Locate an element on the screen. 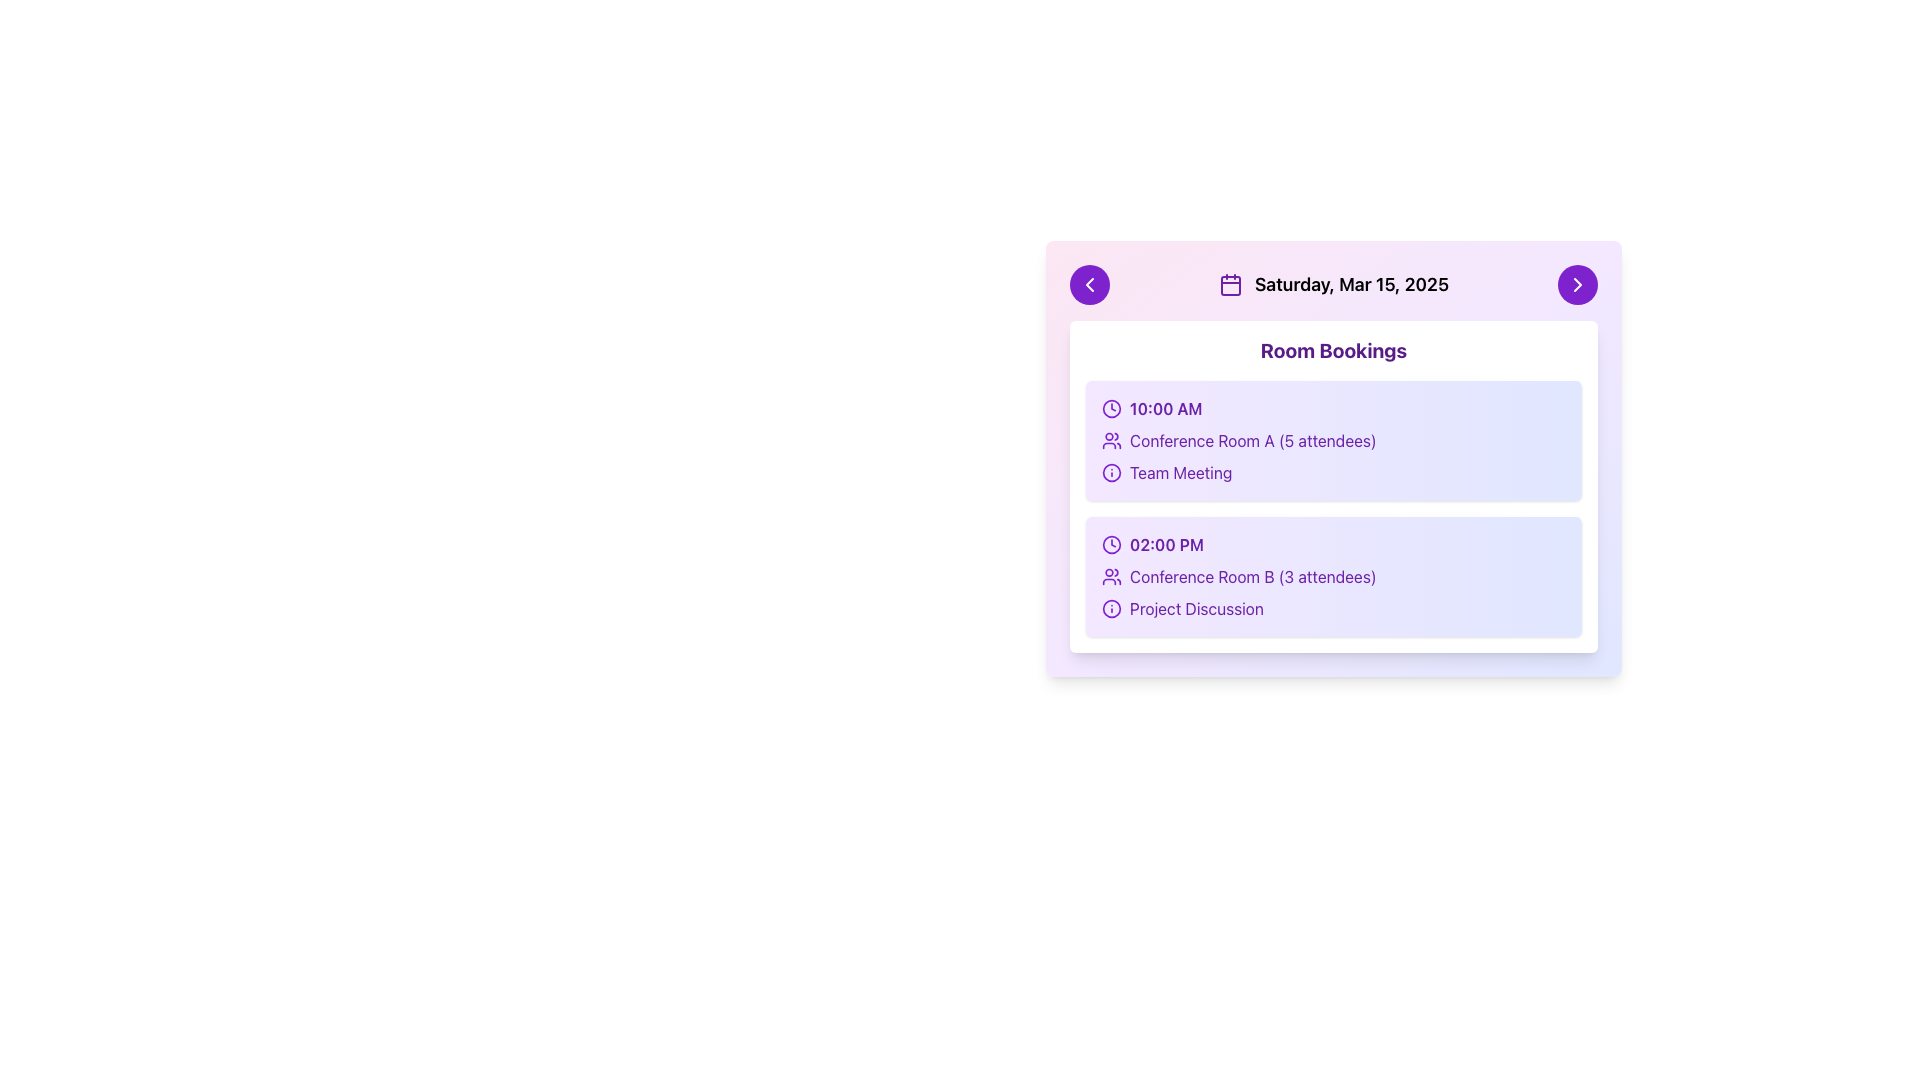 The image size is (1920, 1080). the chevron icon inside the circular purple button at the top-right corner of the 'Room Bookings' panel is located at coordinates (1577, 285).